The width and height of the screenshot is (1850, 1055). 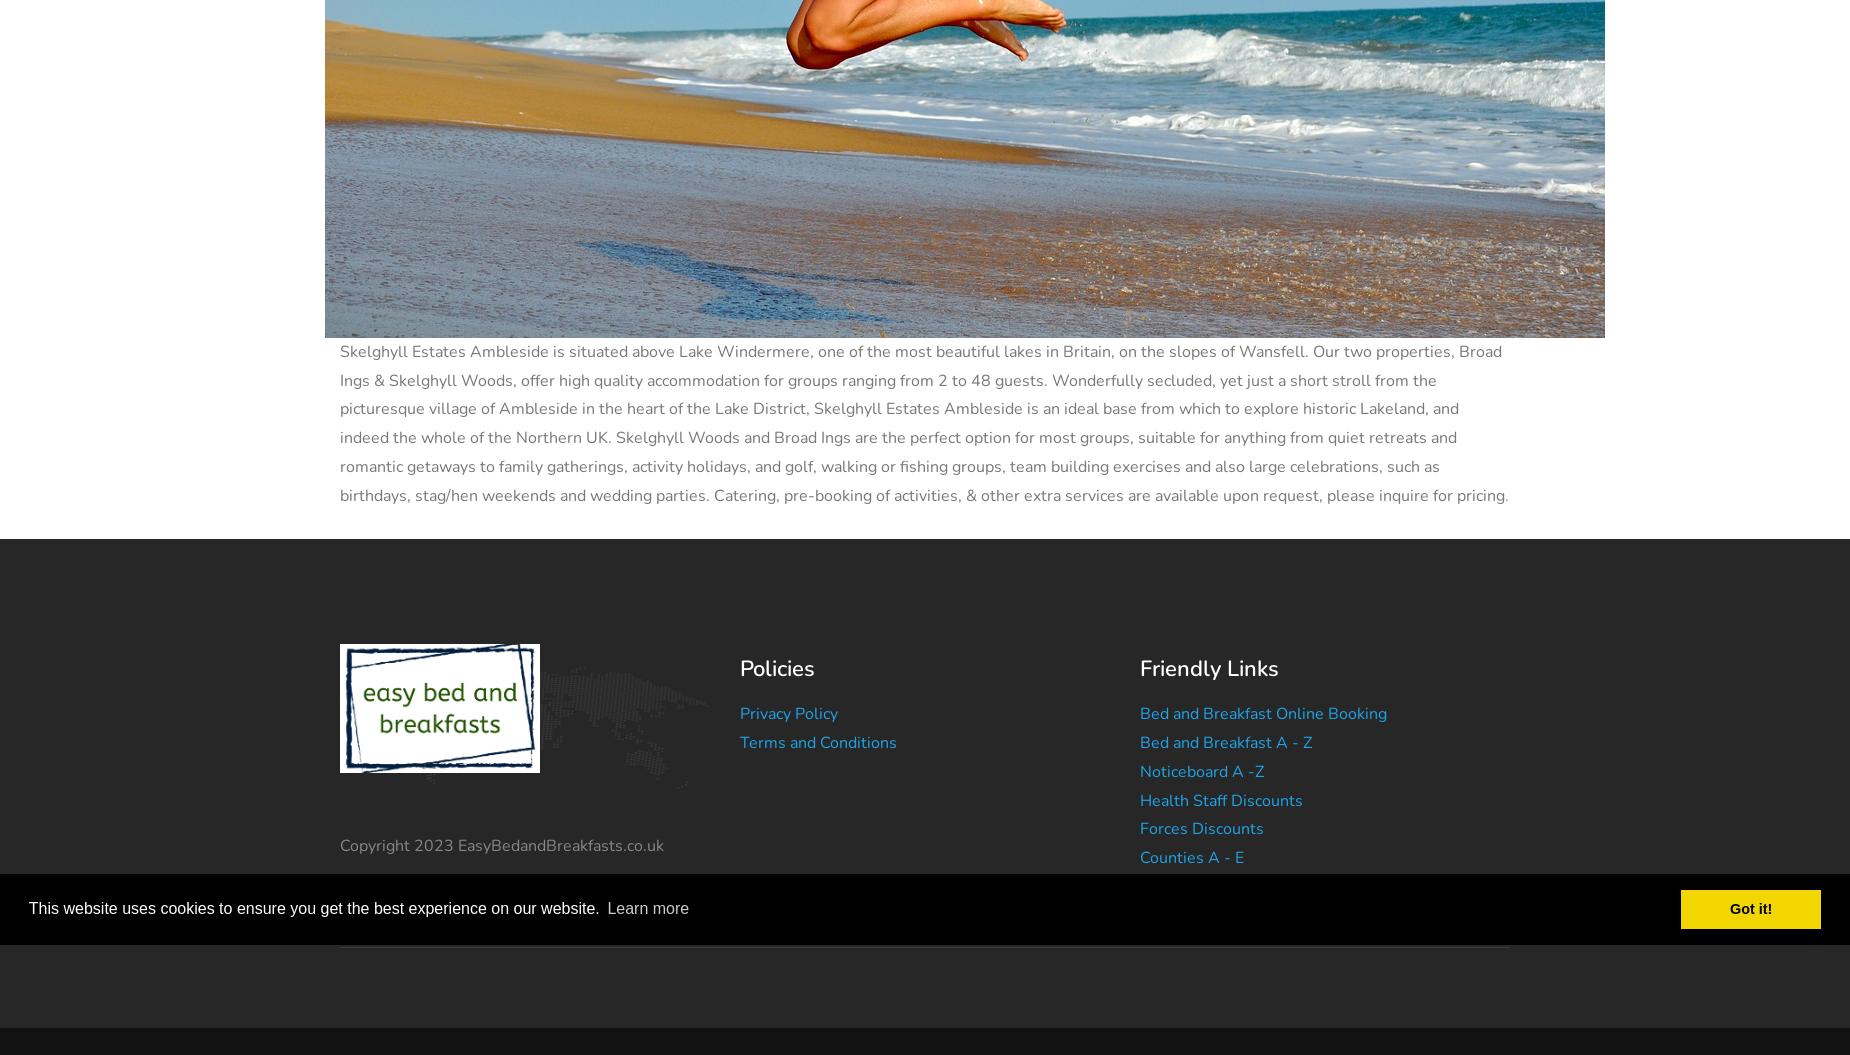 What do you see at coordinates (777, 667) in the screenshot?
I see `'Policies'` at bounding box center [777, 667].